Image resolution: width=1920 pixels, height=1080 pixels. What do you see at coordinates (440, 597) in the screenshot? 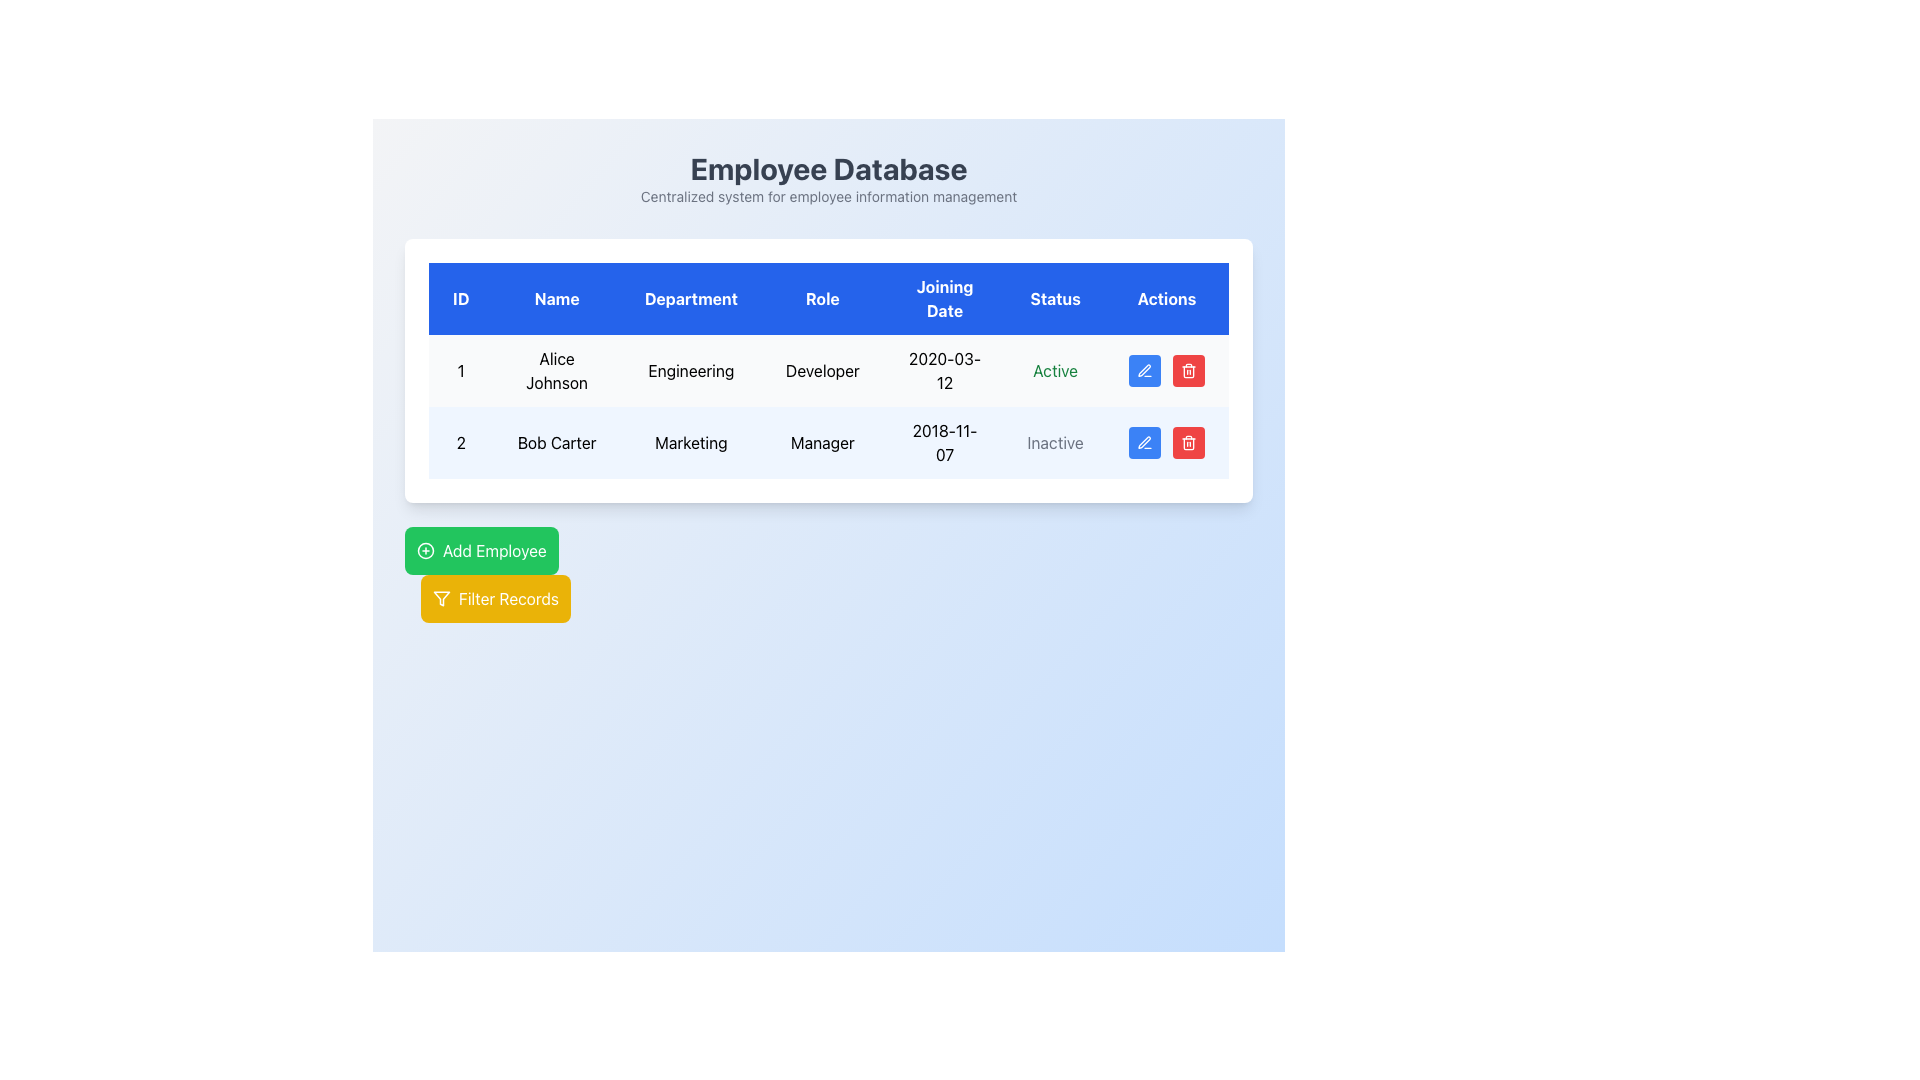
I see `the yellow funnel-shaped icon located to the left of the 'Filter Records' text within the button labeled 'Filter Records'` at bounding box center [440, 597].